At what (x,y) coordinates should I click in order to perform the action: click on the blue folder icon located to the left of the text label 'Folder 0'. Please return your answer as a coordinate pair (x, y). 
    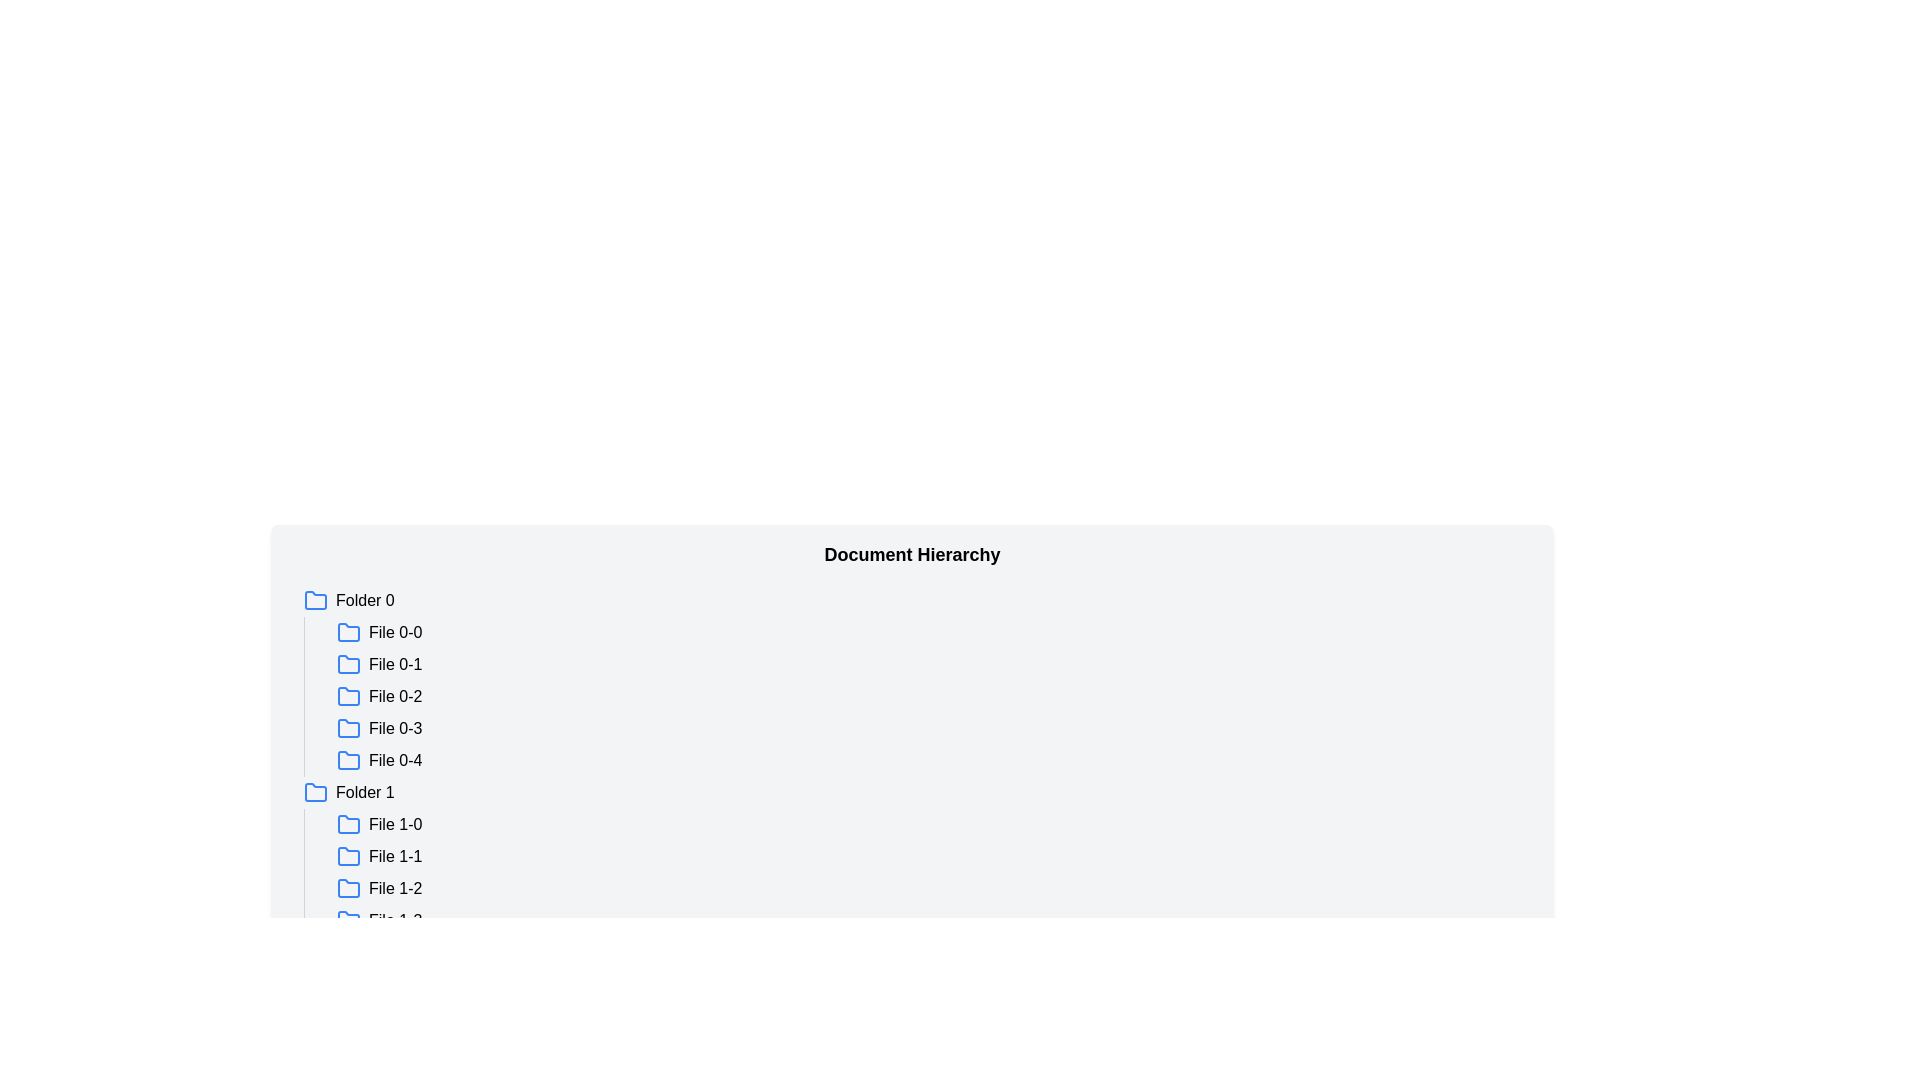
    Looking at the image, I should click on (315, 600).